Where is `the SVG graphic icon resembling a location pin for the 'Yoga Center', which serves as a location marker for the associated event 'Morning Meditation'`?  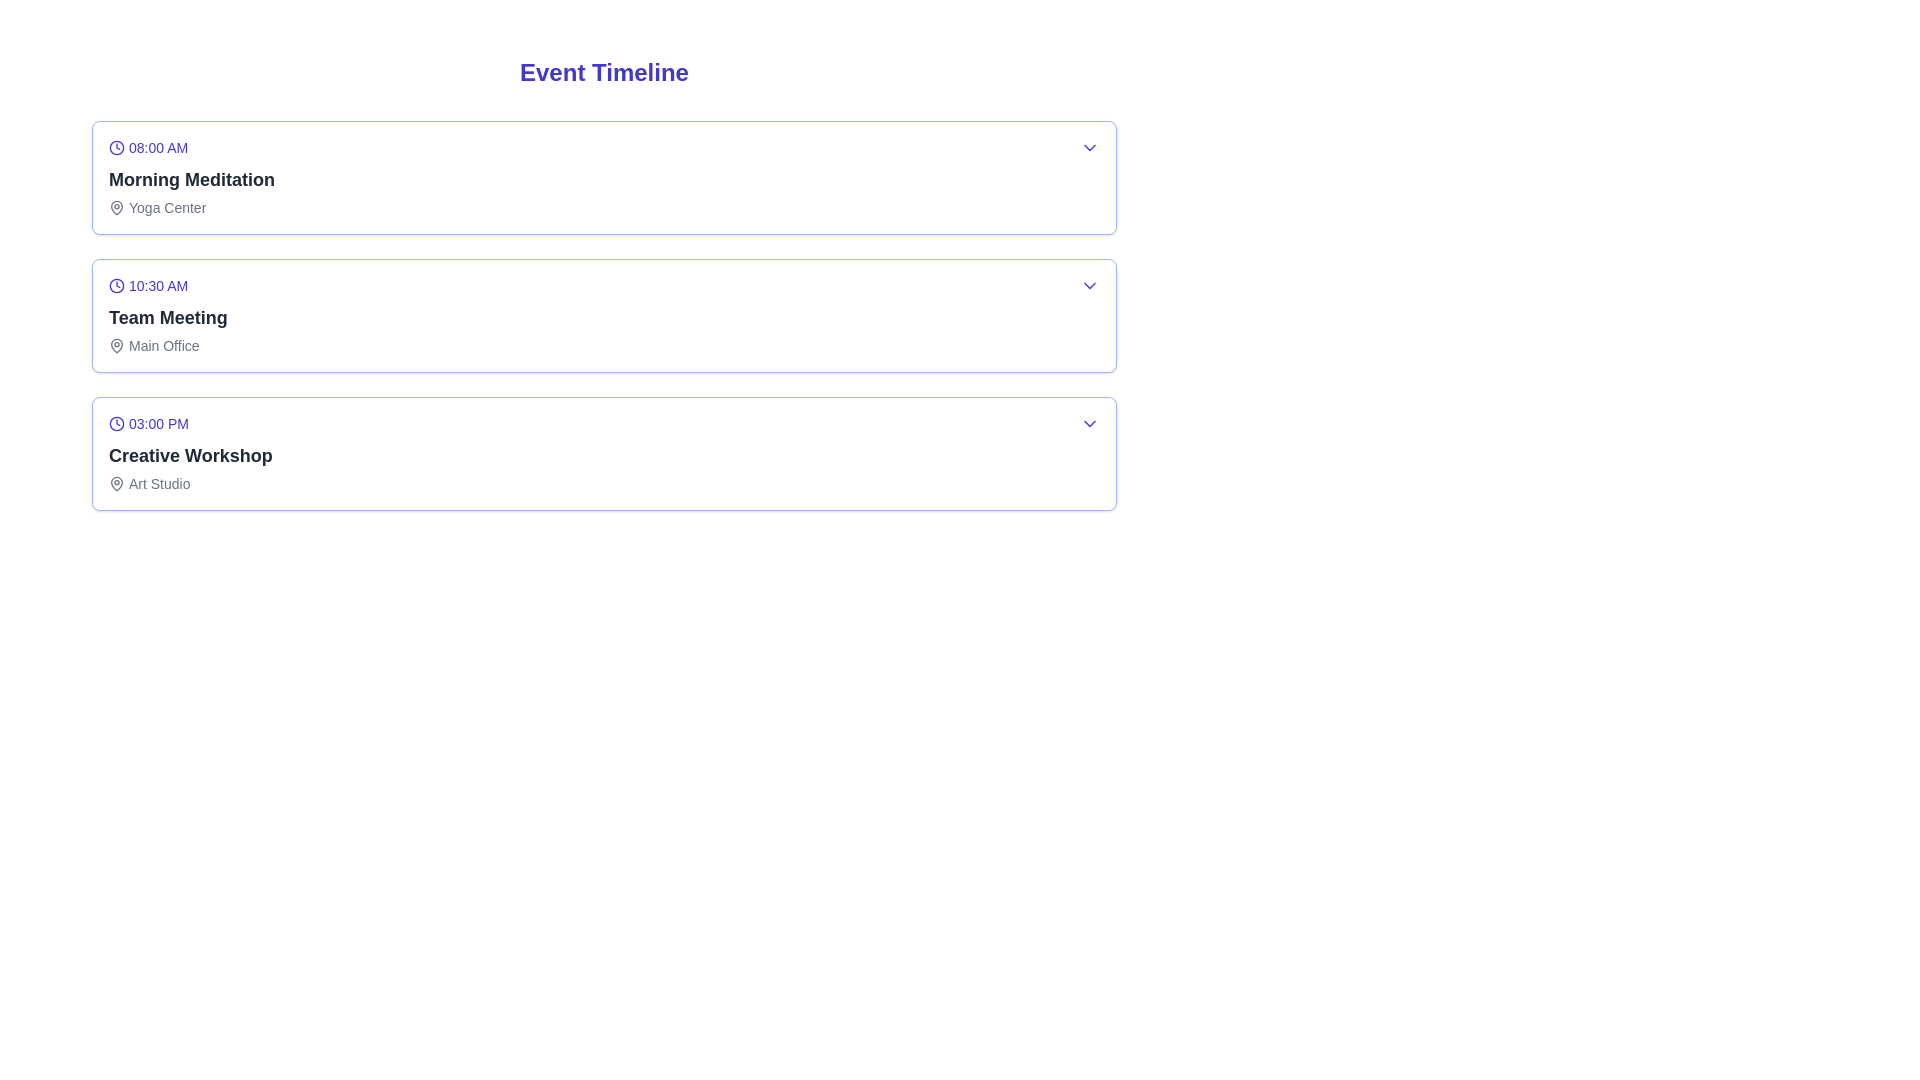 the SVG graphic icon resembling a location pin for the 'Yoga Center', which serves as a location marker for the associated event 'Morning Meditation' is located at coordinates (115, 207).